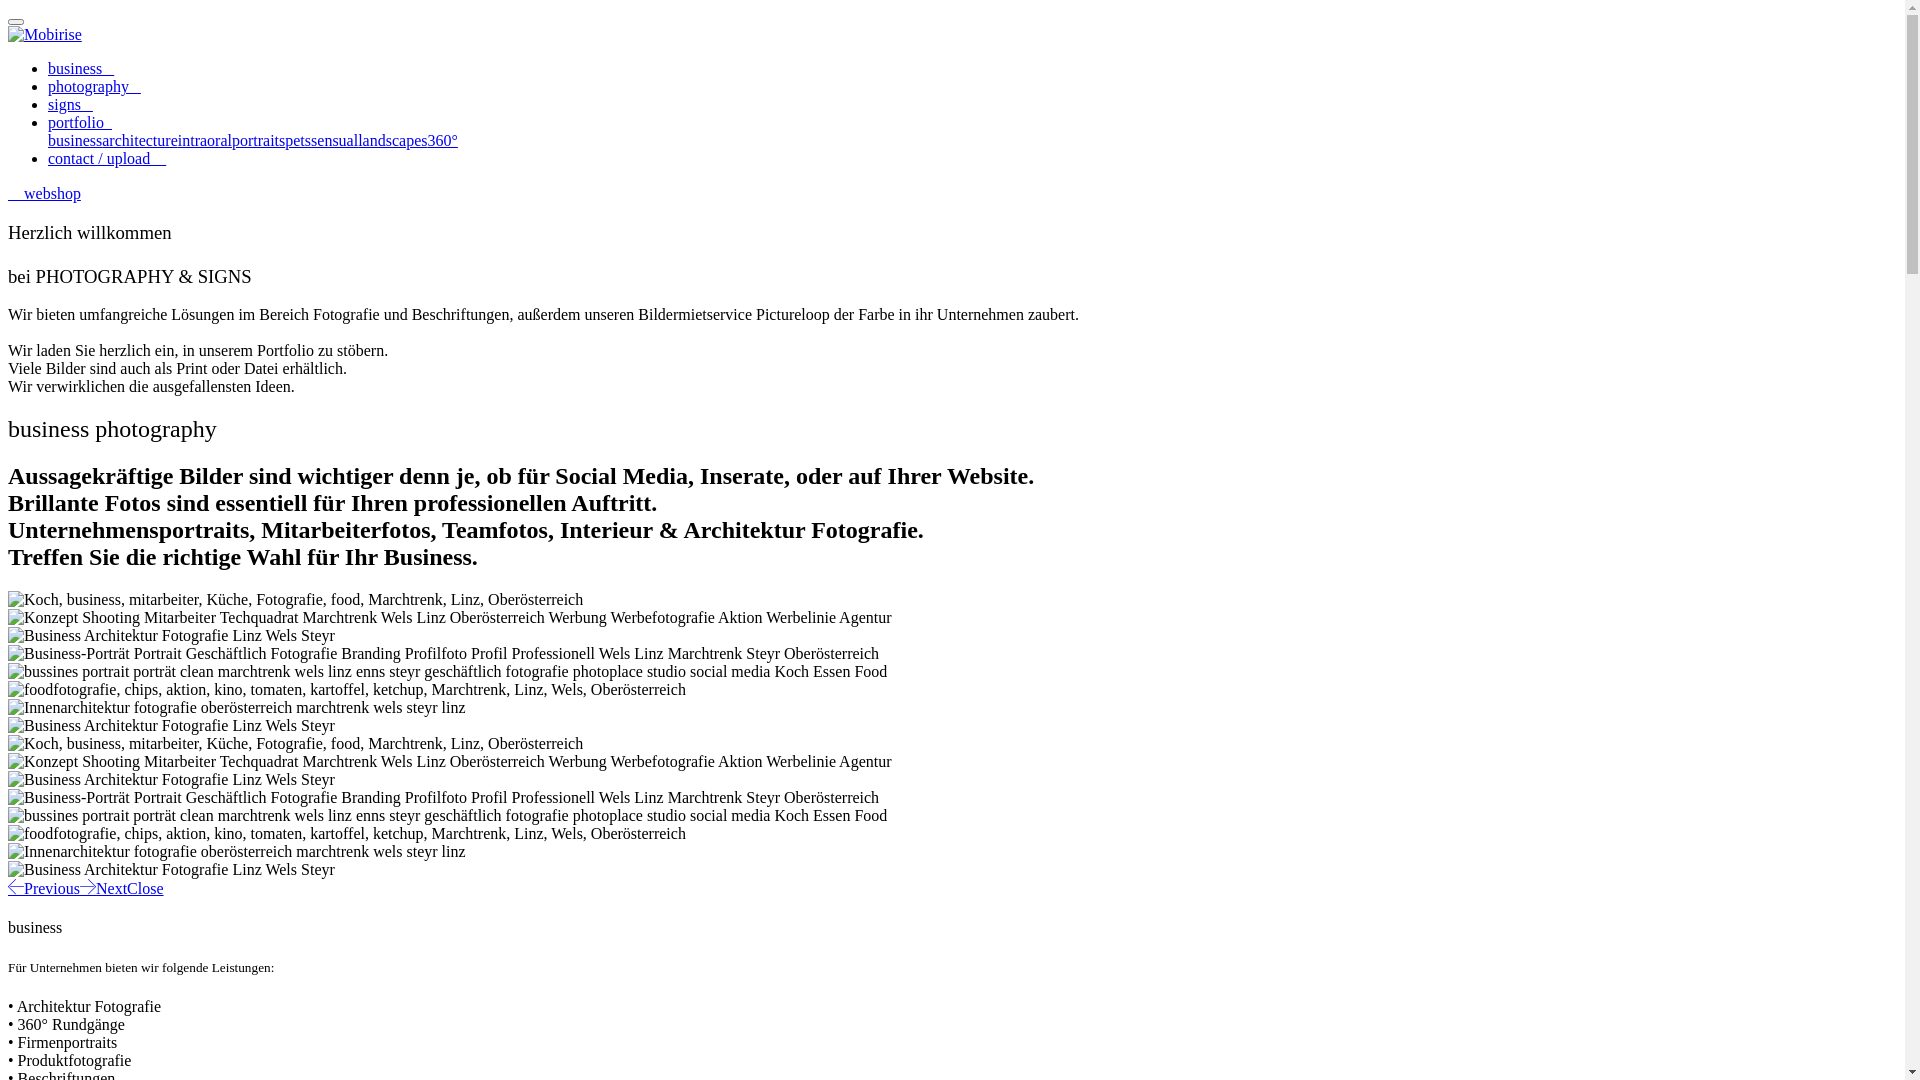 The image size is (1920, 1080). Describe the element at coordinates (296, 139) in the screenshot. I see `'pets'` at that location.